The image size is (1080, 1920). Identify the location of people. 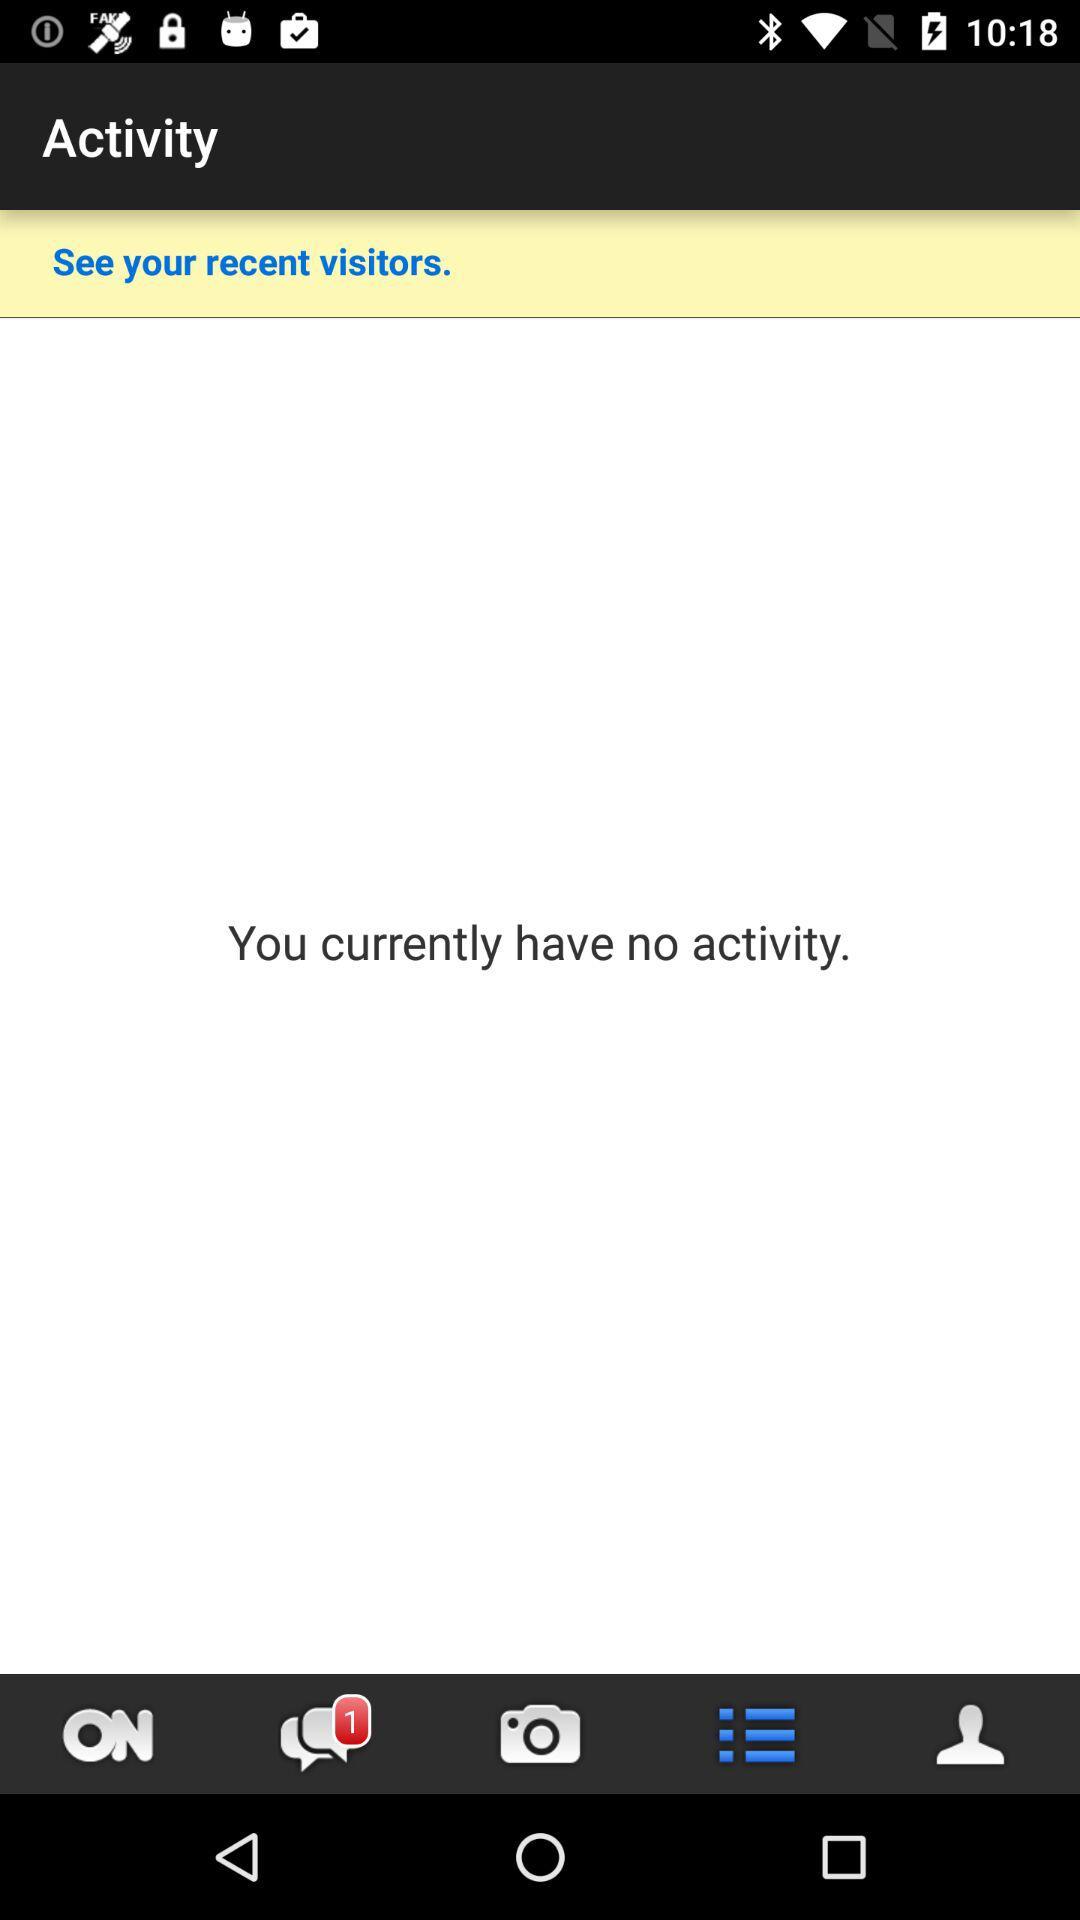
(971, 1733).